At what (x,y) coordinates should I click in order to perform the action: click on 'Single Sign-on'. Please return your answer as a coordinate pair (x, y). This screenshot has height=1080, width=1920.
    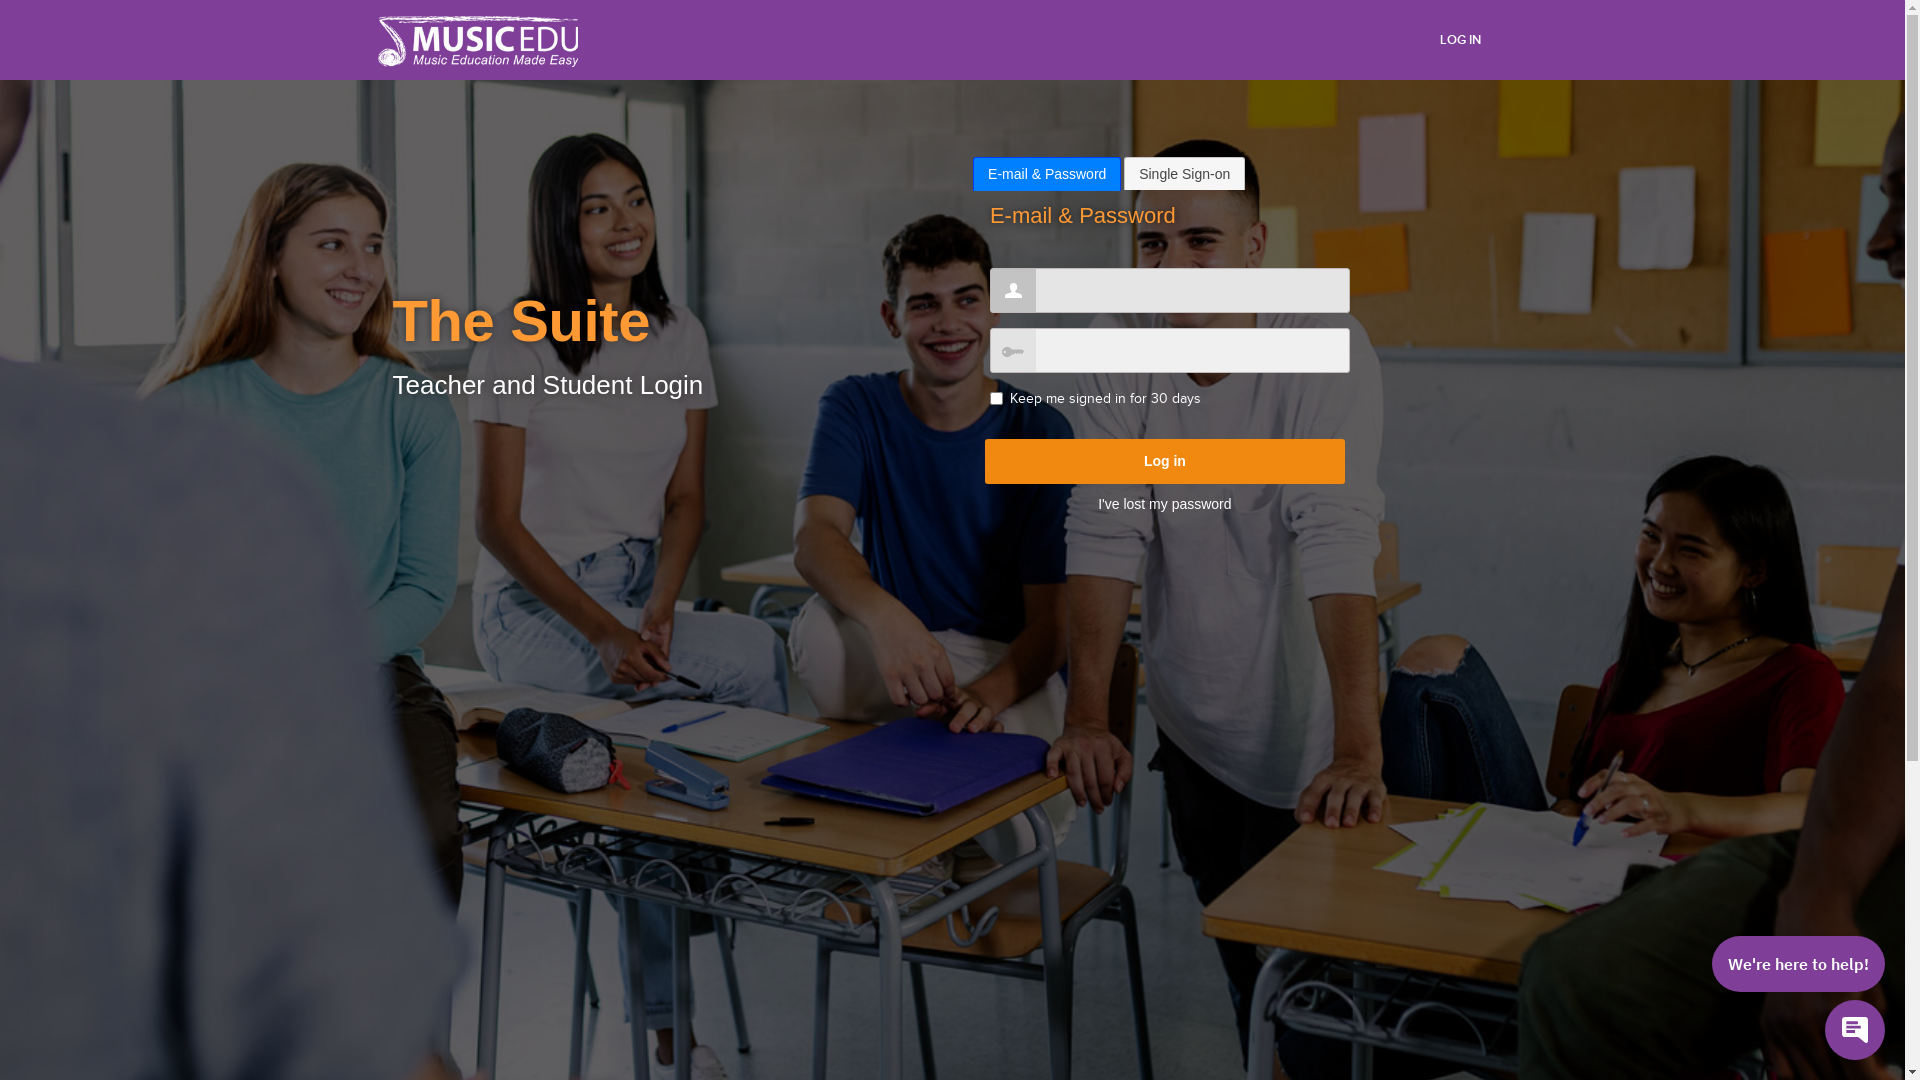
    Looking at the image, I should click on (1184, 172).